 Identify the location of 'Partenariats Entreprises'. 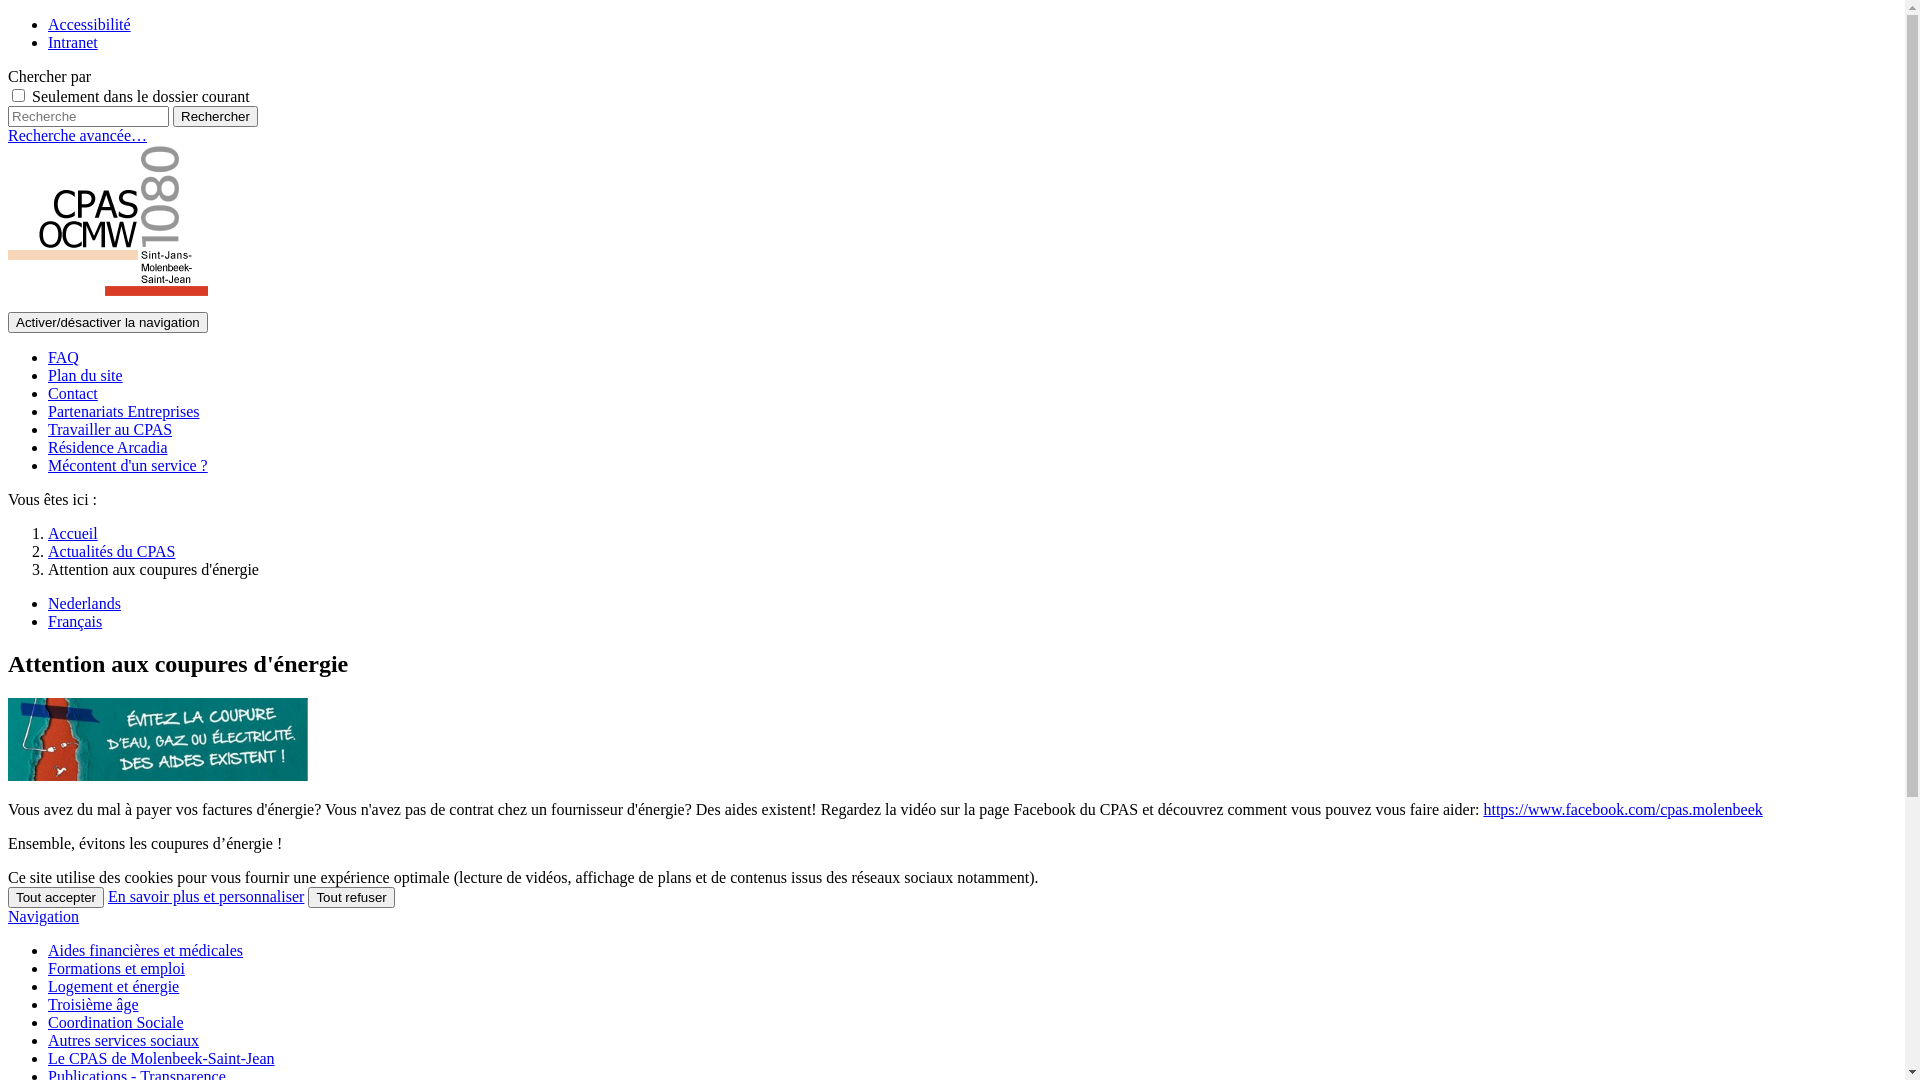
(123, 410).